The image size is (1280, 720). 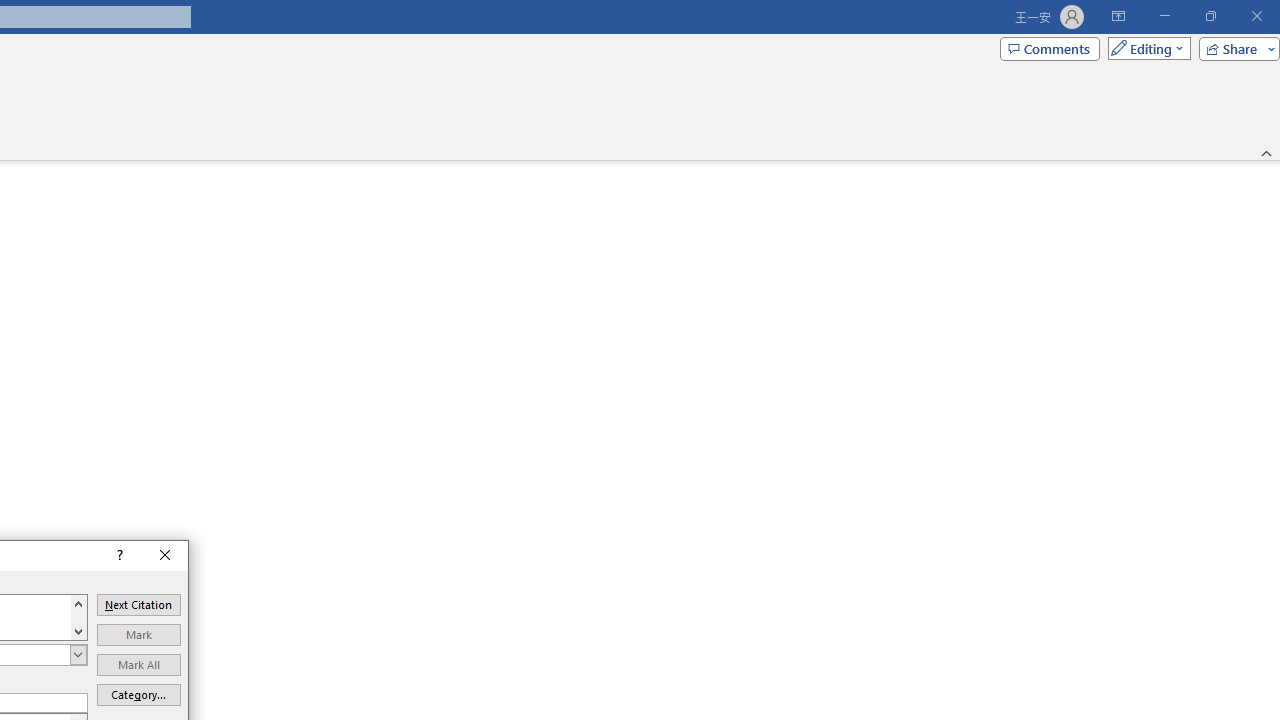 What do you see at coordinates (78, 616) in the screenshot?
I see `'Vertical'` at bounding box center [78, 616].